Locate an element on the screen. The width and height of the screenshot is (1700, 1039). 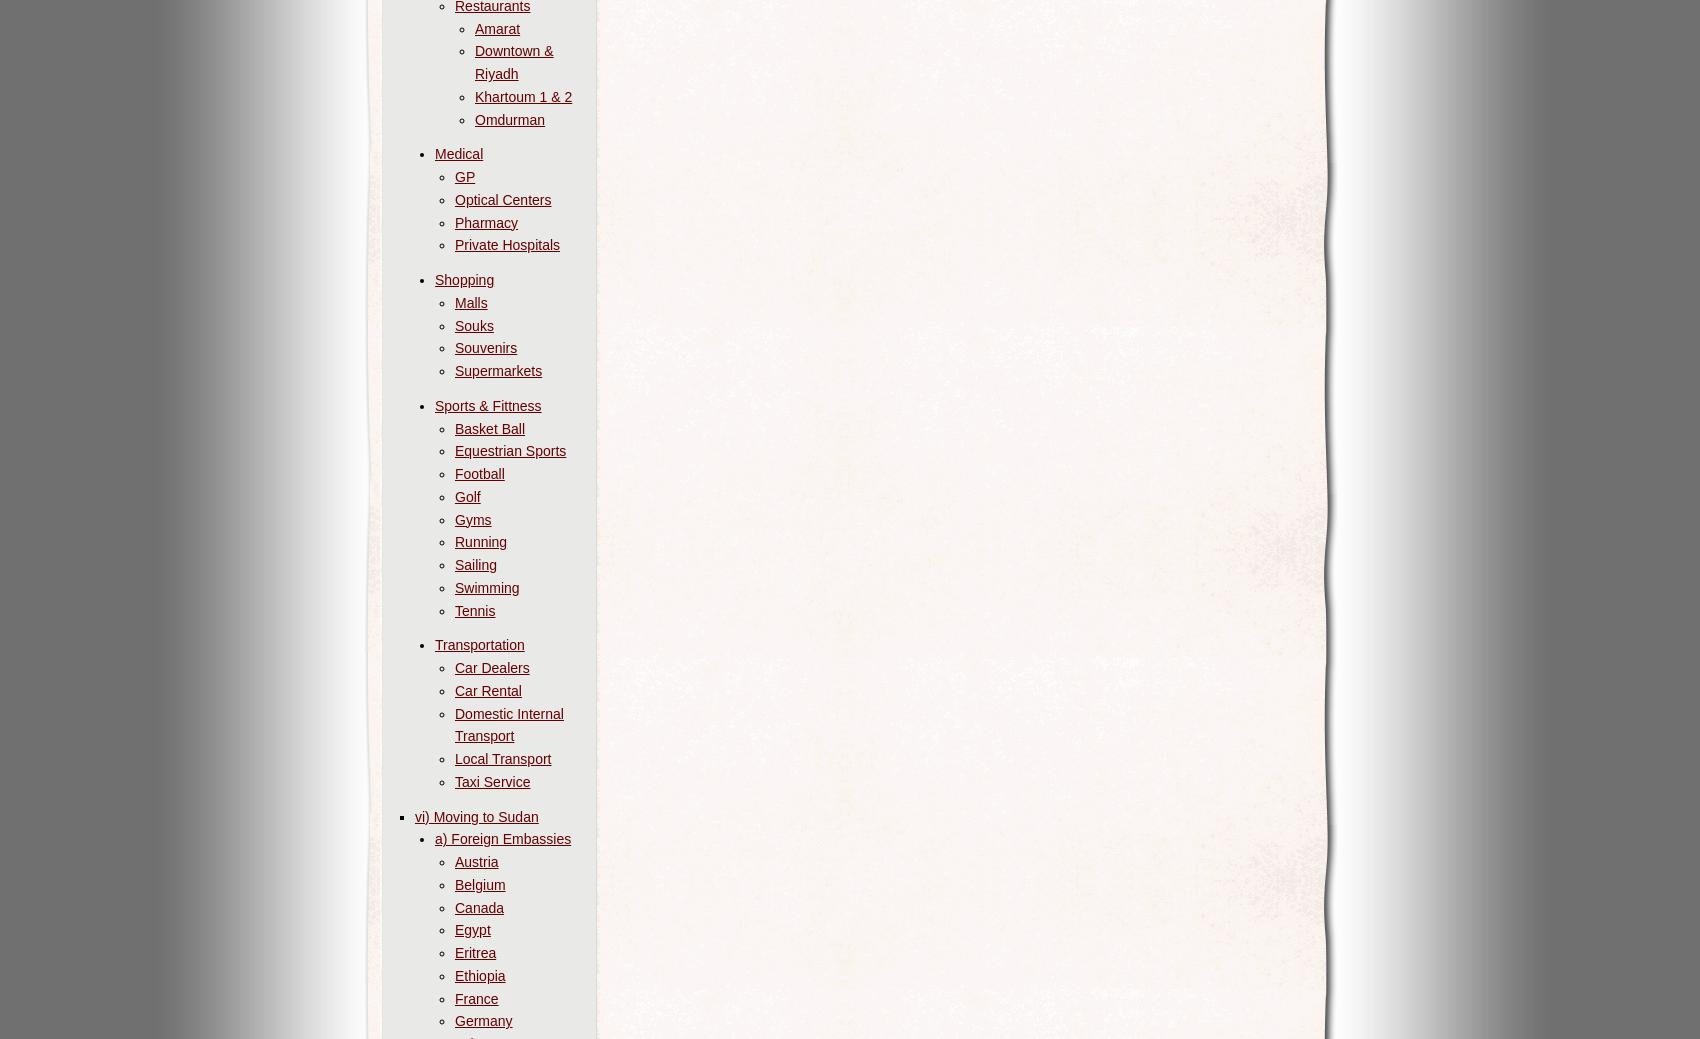
'Local Transport' is located at coordinates (503, 757).